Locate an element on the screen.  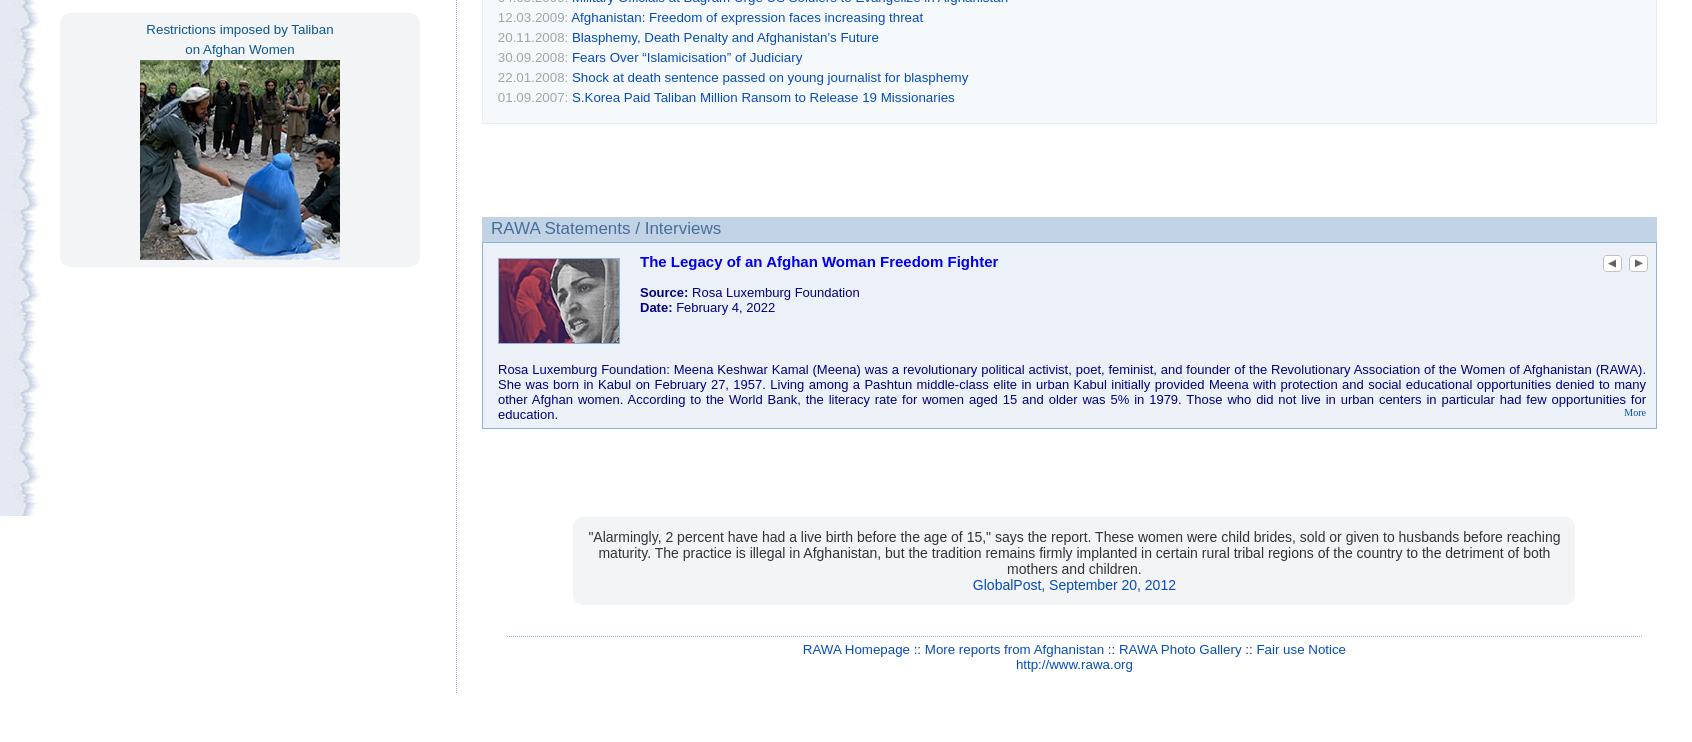
'"Alarmingly, 2 percent have had a live birth before the age of 15," says the report. These women were child brides, sold or given to husbands before reaching maturity. The practice is illegal in Afghanistan, but the tradition remains firmly implanted in certain rural tribal regions of the country to the detriment of both mothers and children.' is located at coordinates (1074, 552).